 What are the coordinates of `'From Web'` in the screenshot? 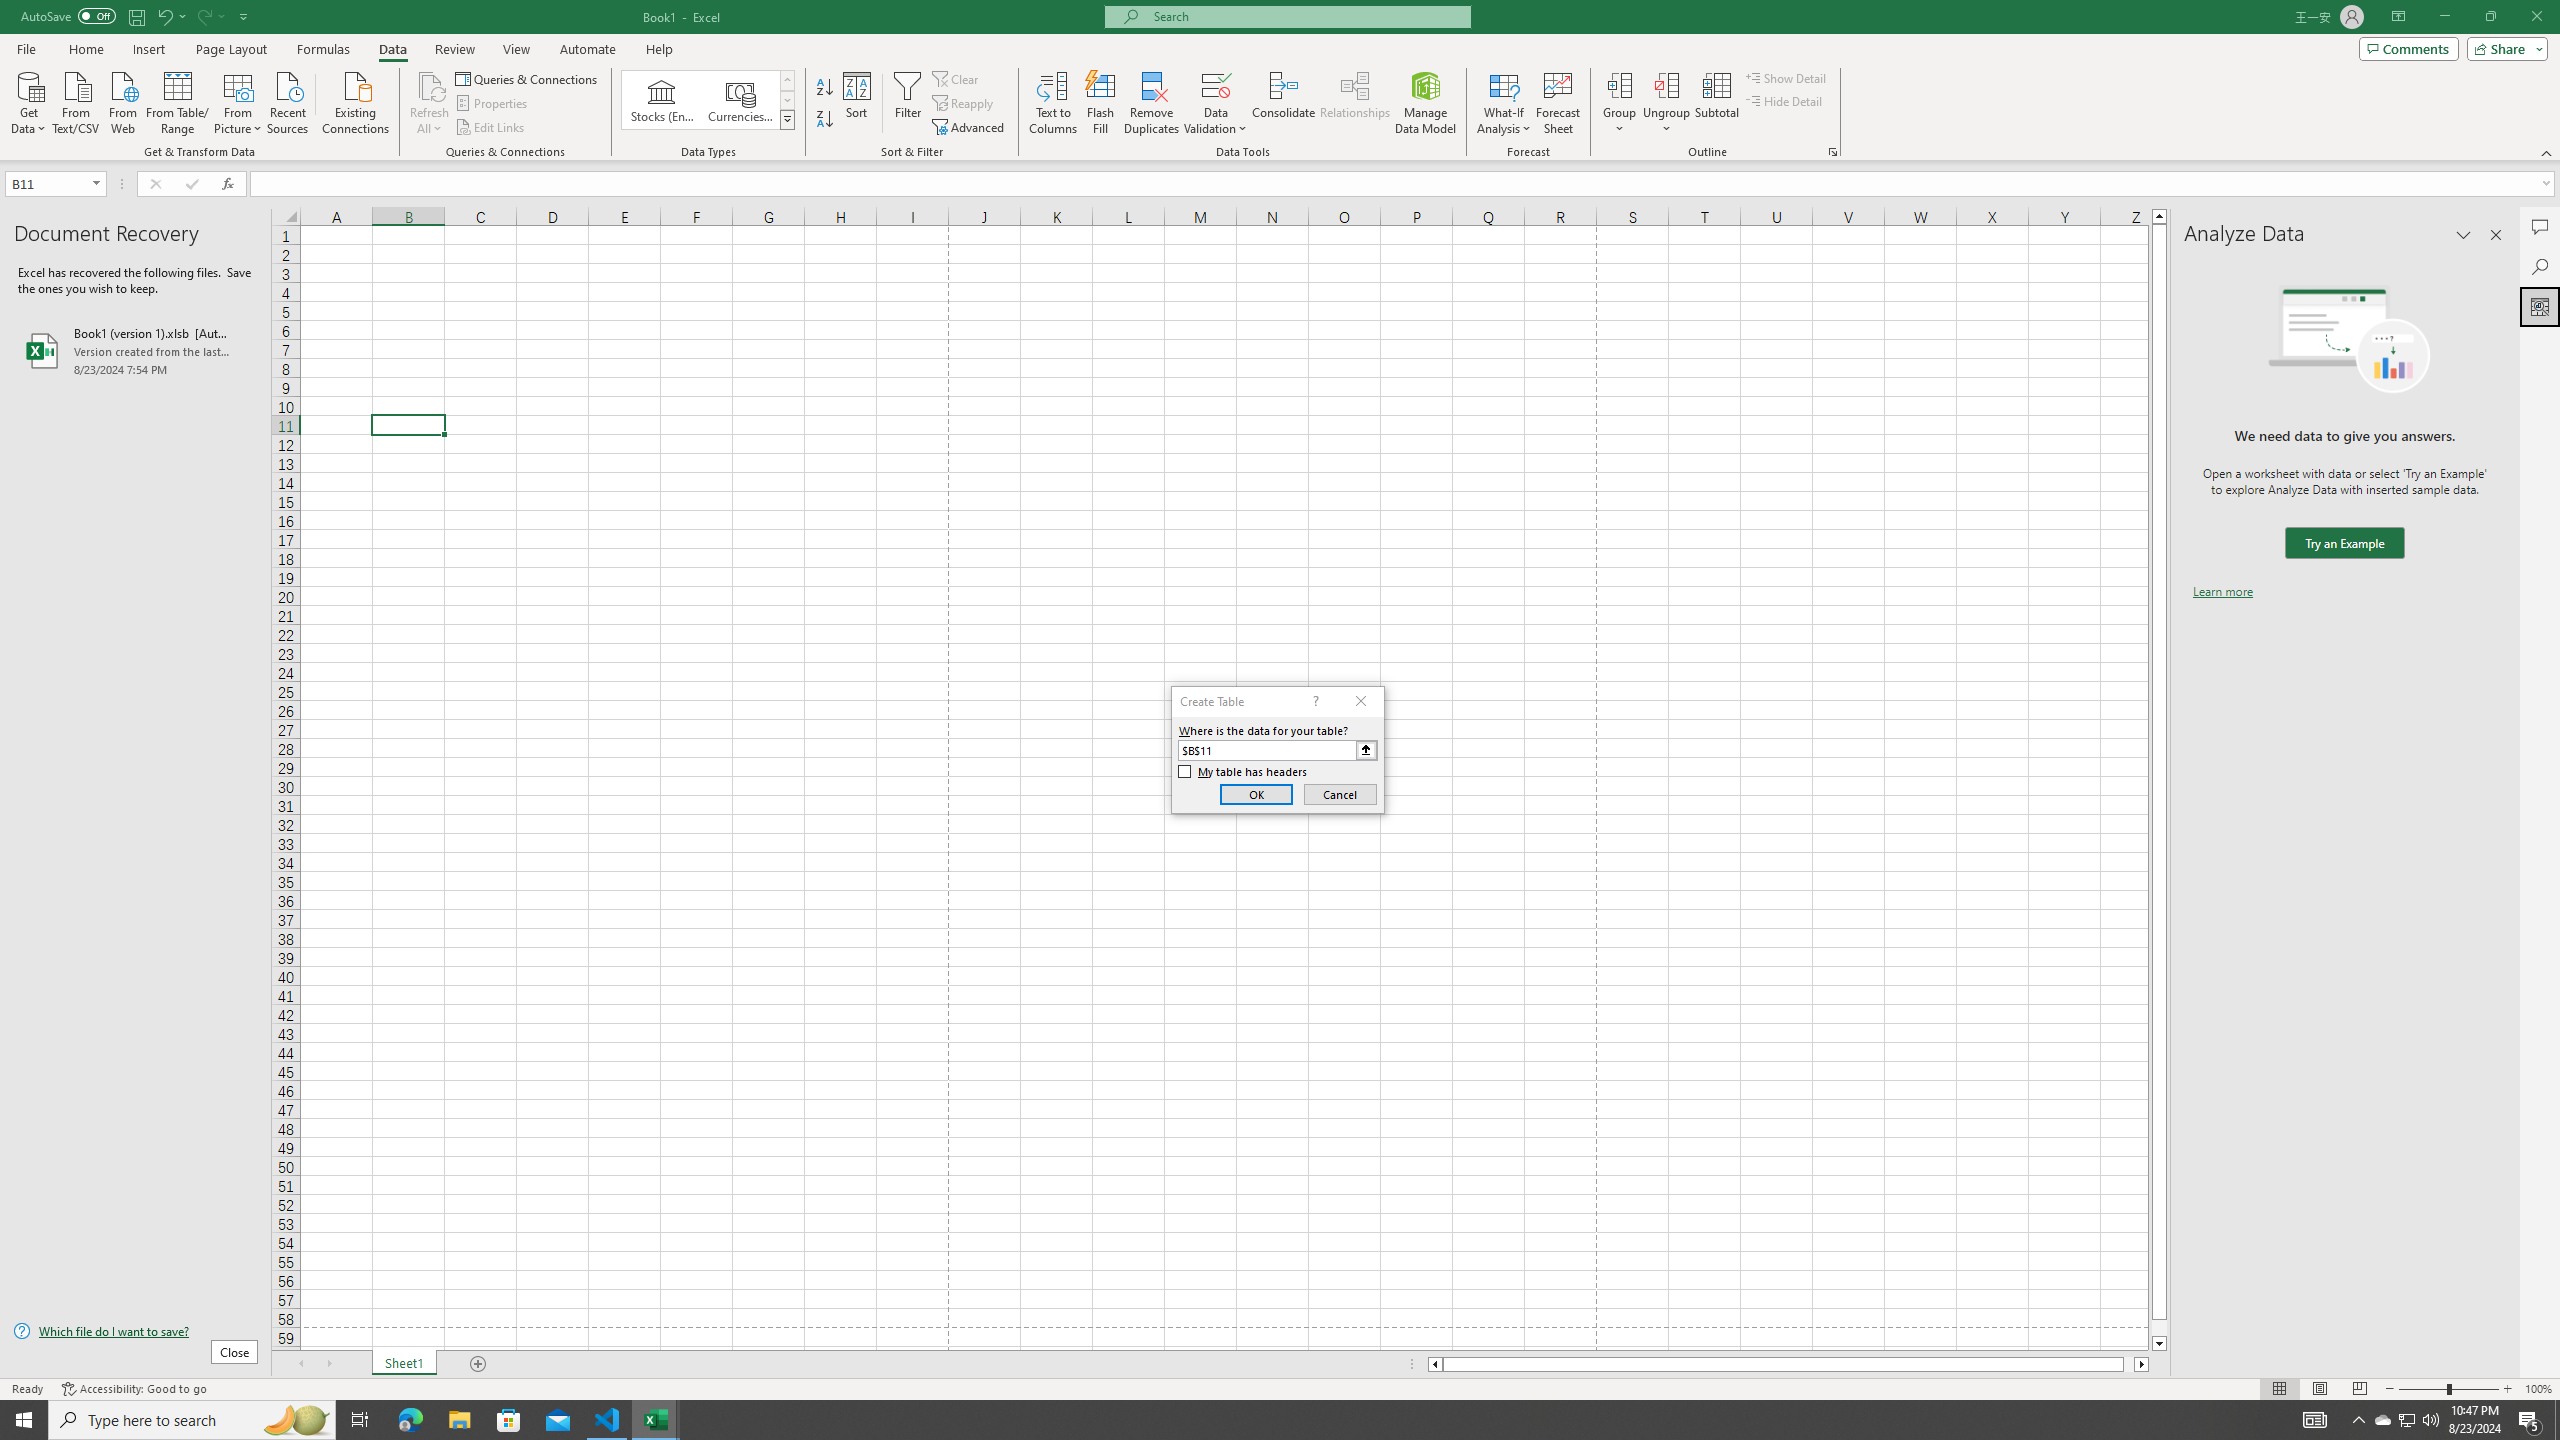 It's located at (122, 100).